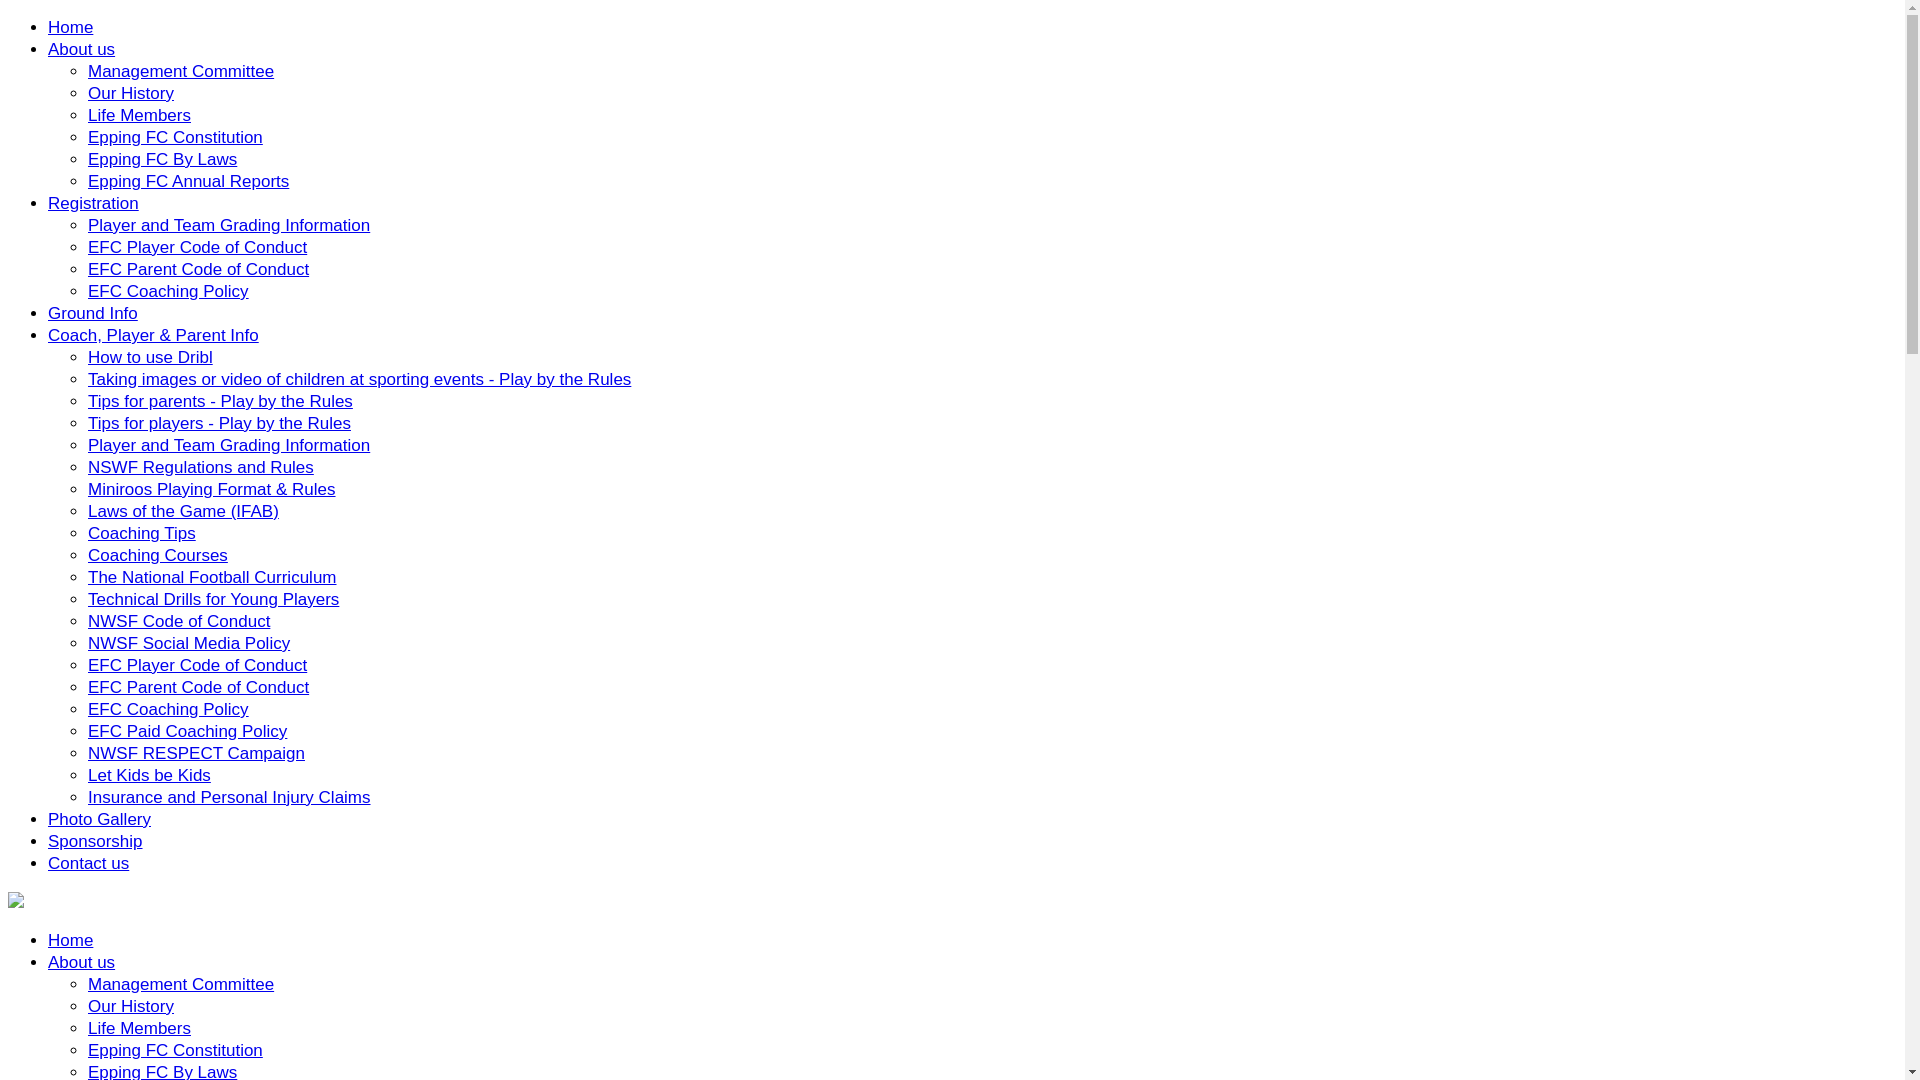 Image resolution: width=1920 pixels, height=1080 pixels. I want to click on 'Player and Team Grading Information', so click(229, 444).